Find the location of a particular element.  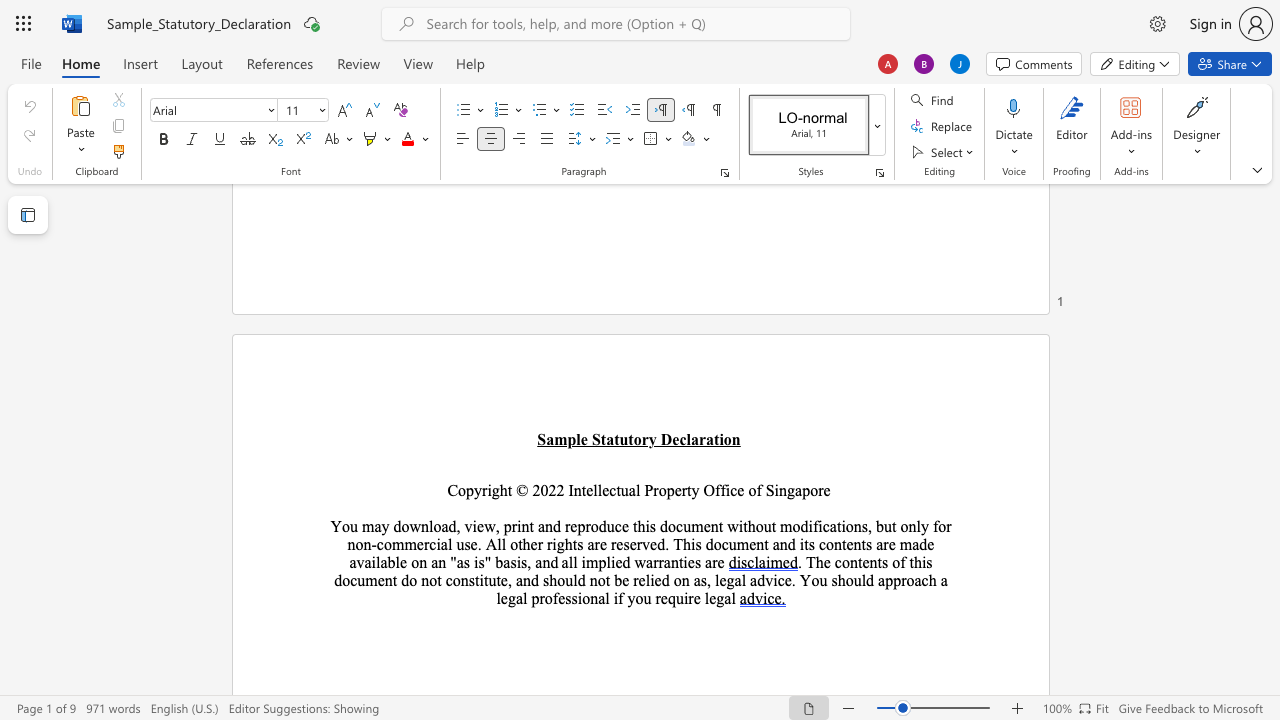

the 3th character "f" in the text is located at coordinates (758, 490).